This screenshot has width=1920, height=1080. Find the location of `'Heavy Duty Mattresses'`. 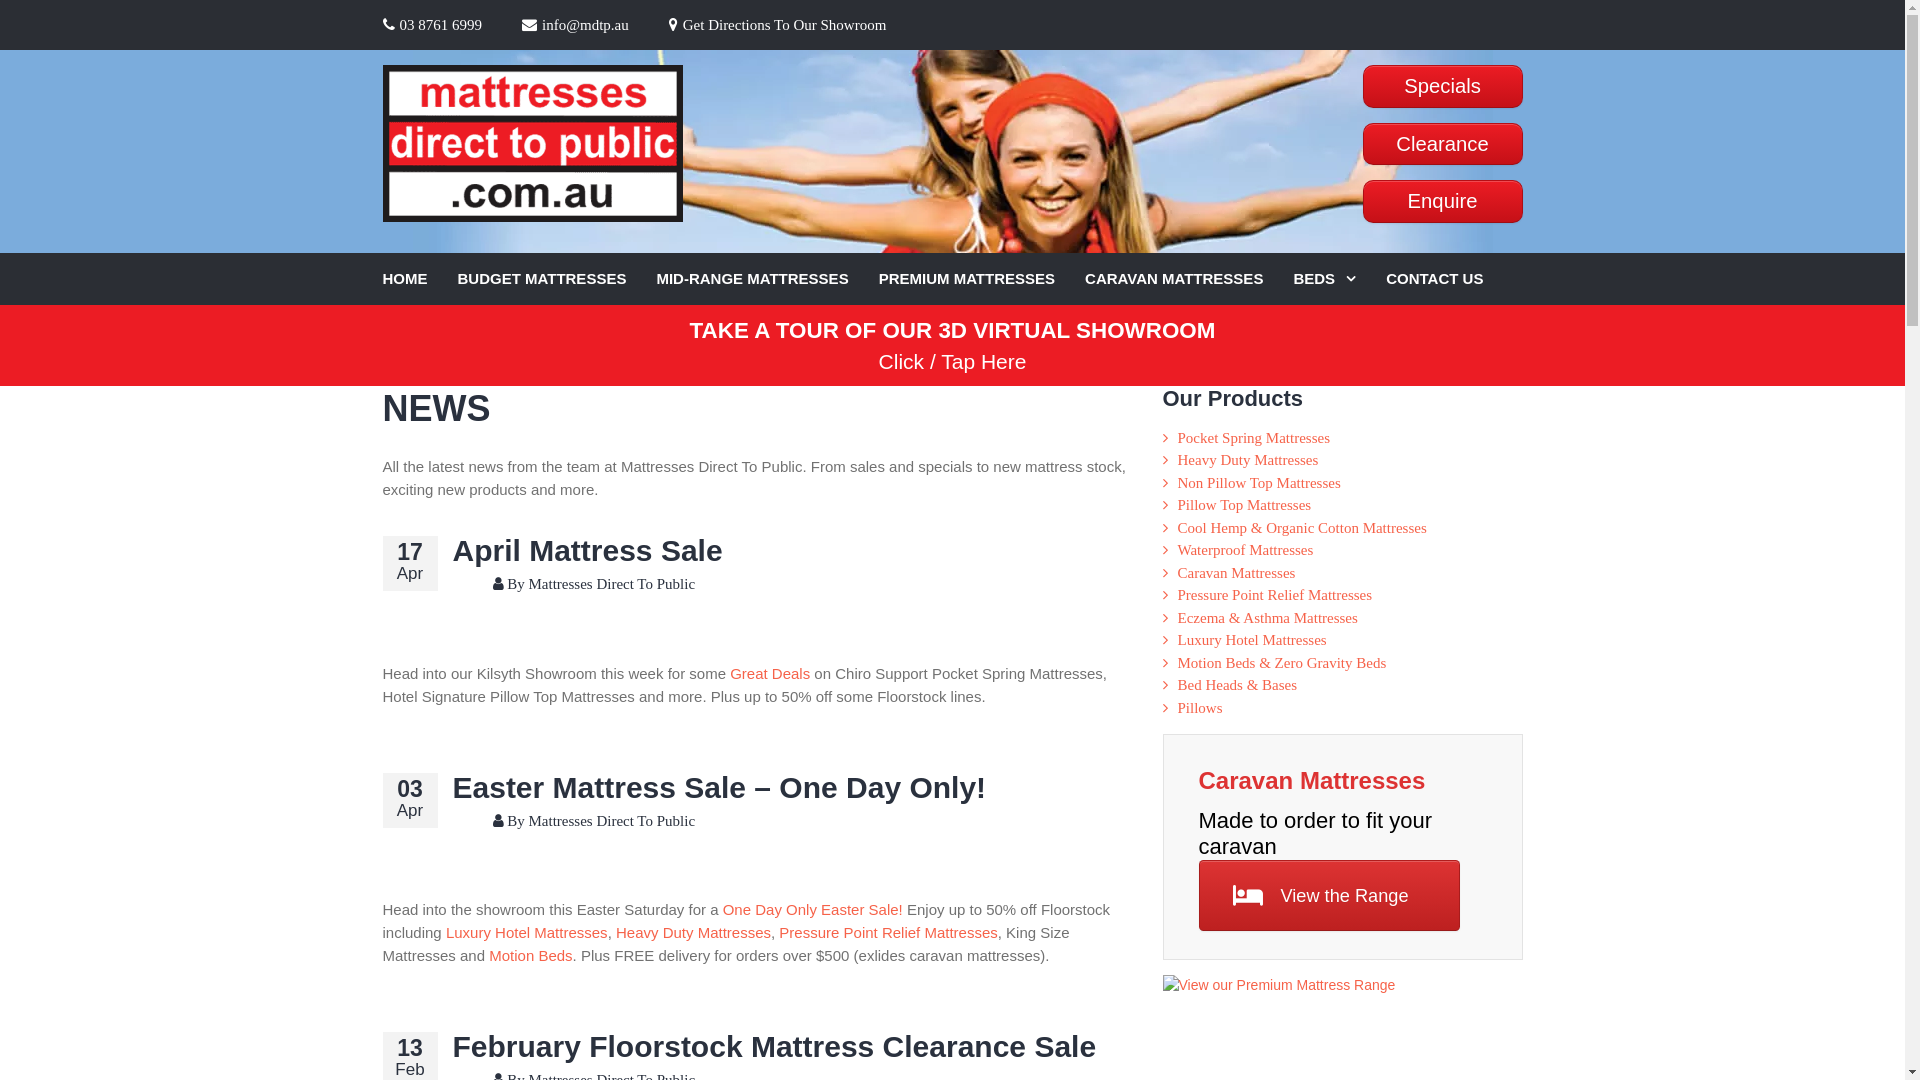

'Heavy Duty Mattresses' is located at coordinates (614, 932).